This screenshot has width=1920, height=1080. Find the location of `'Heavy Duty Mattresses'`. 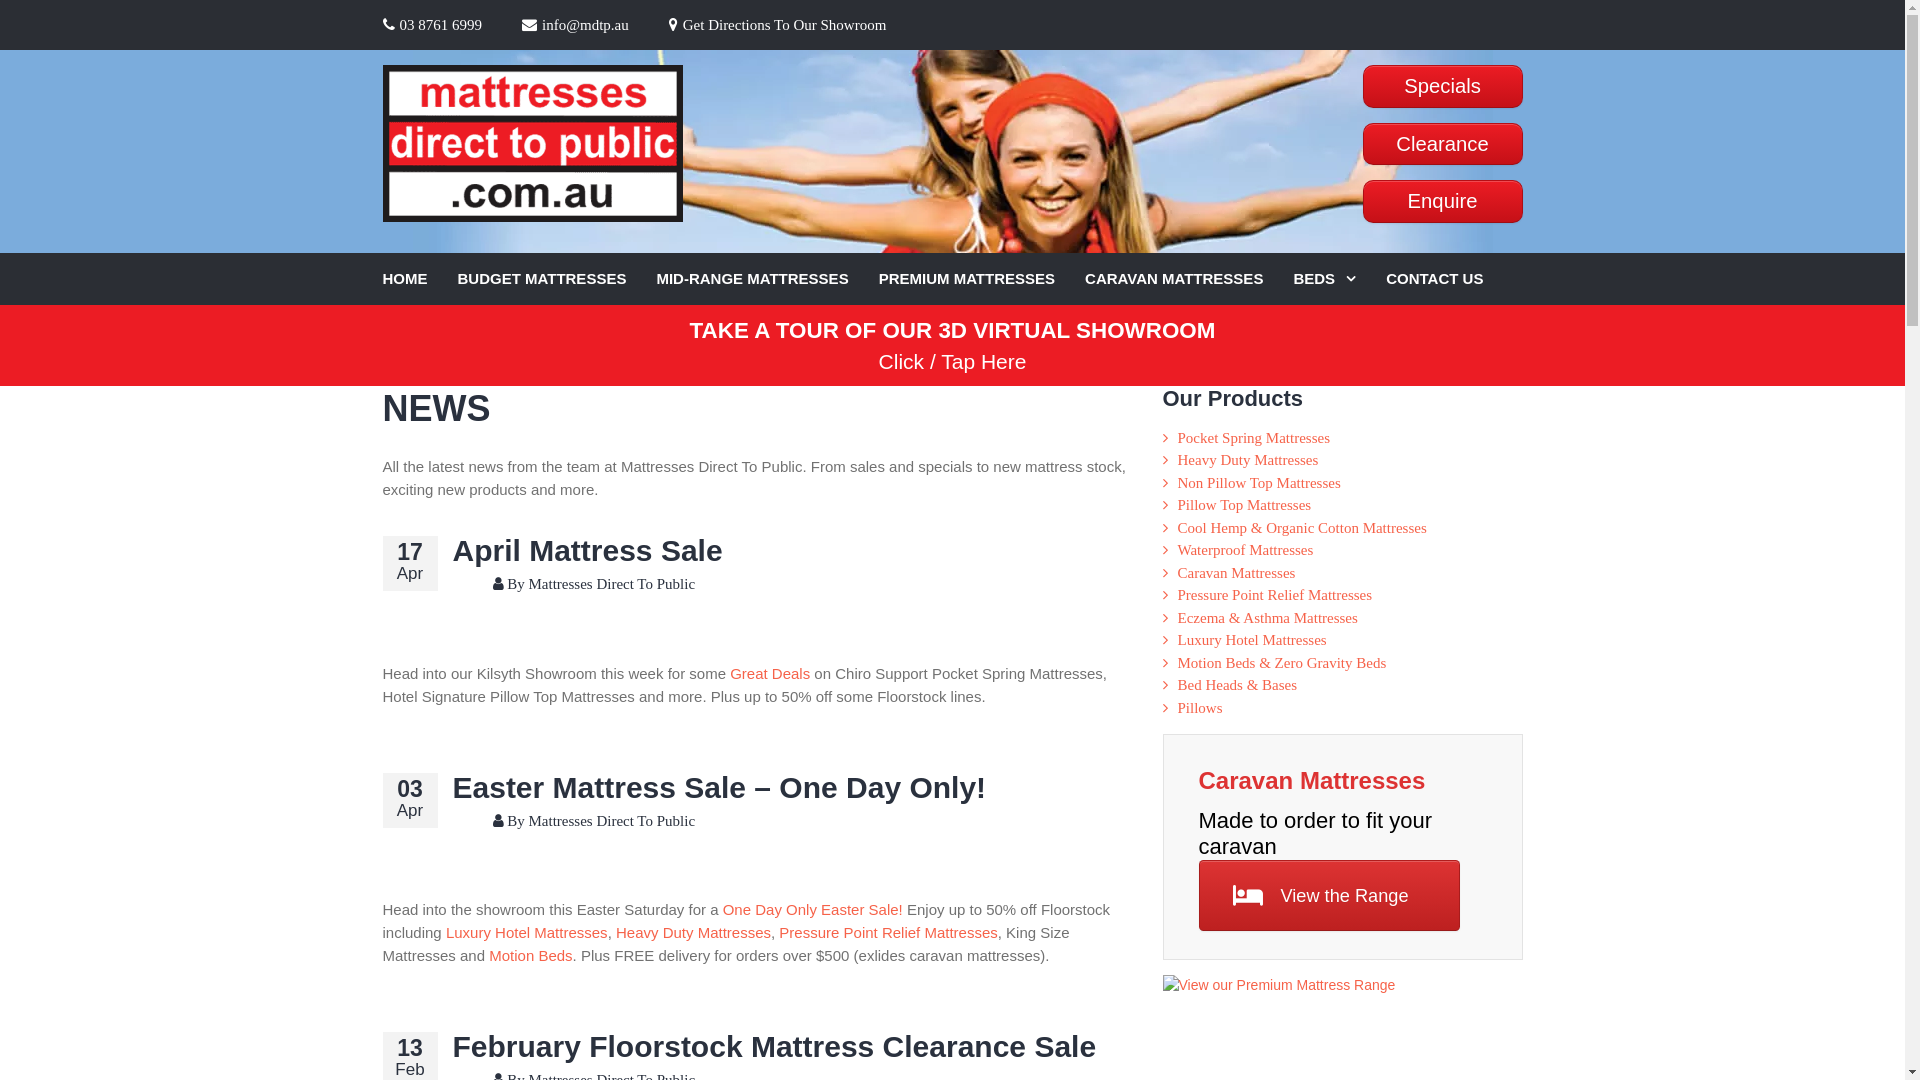

'Heavy Duty Mattresses' is located at coordinates (614, 932).